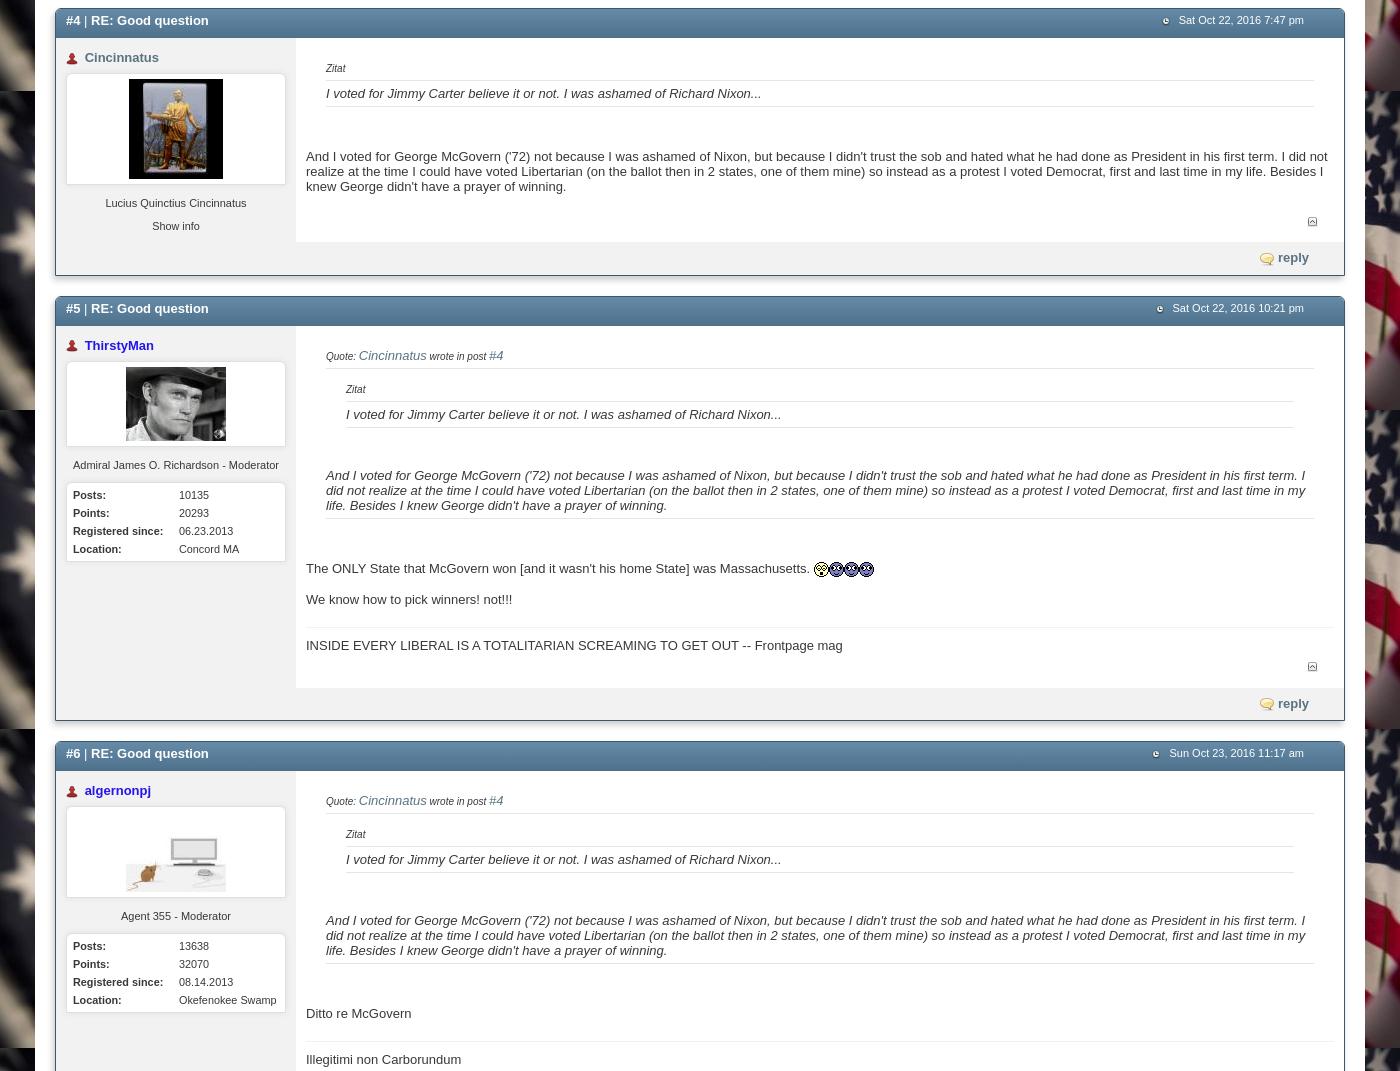 The width and height of the screenshot is (1400, 1071). What do you see at coordinates (194, 945) in the screenshot?
I see `'13638'` at bounding box center [194, 945].